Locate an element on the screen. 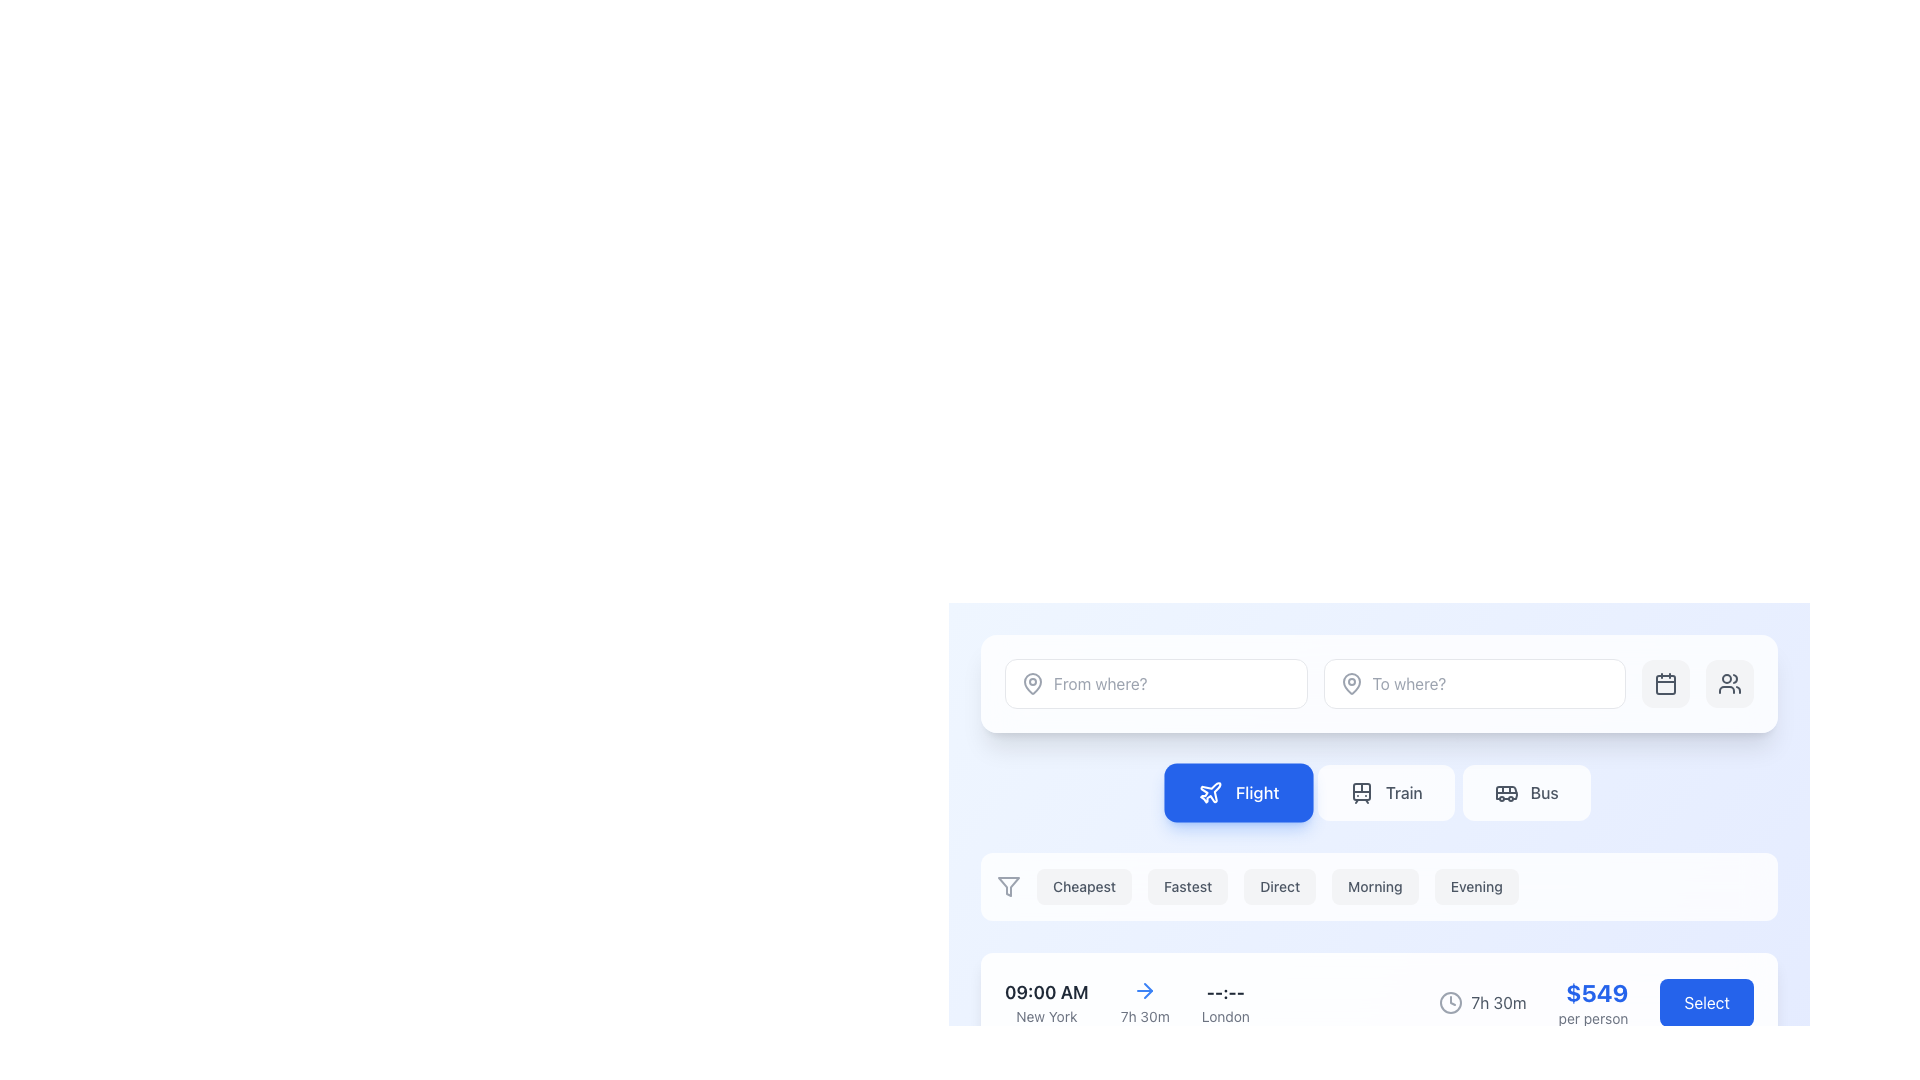 The width and height of the screenshot is (1920, 1080). the airplane icon located on the left side of the blue rectangular button labeled 'Flight', which is part of a horizontal set of travel mode options near the top center of the interface is located at coordinates (1210, 792).